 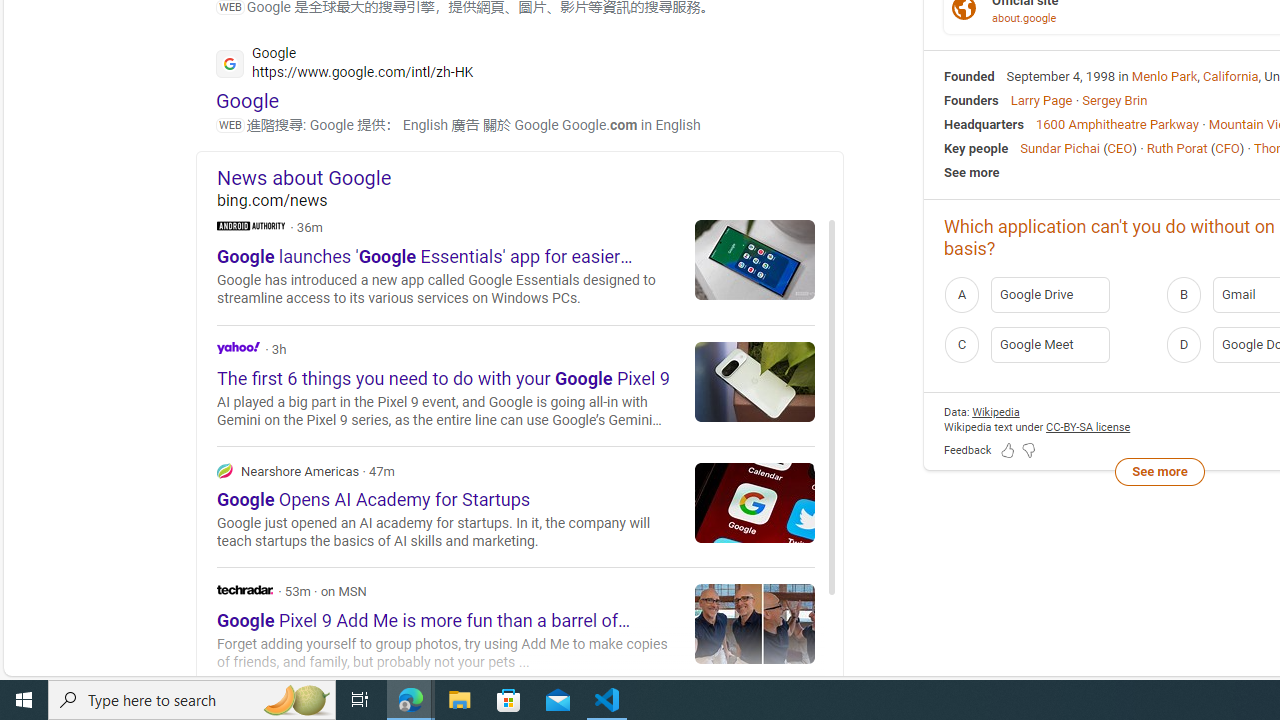 I want to click on 'Global web icon', so click(x=229, y=62).